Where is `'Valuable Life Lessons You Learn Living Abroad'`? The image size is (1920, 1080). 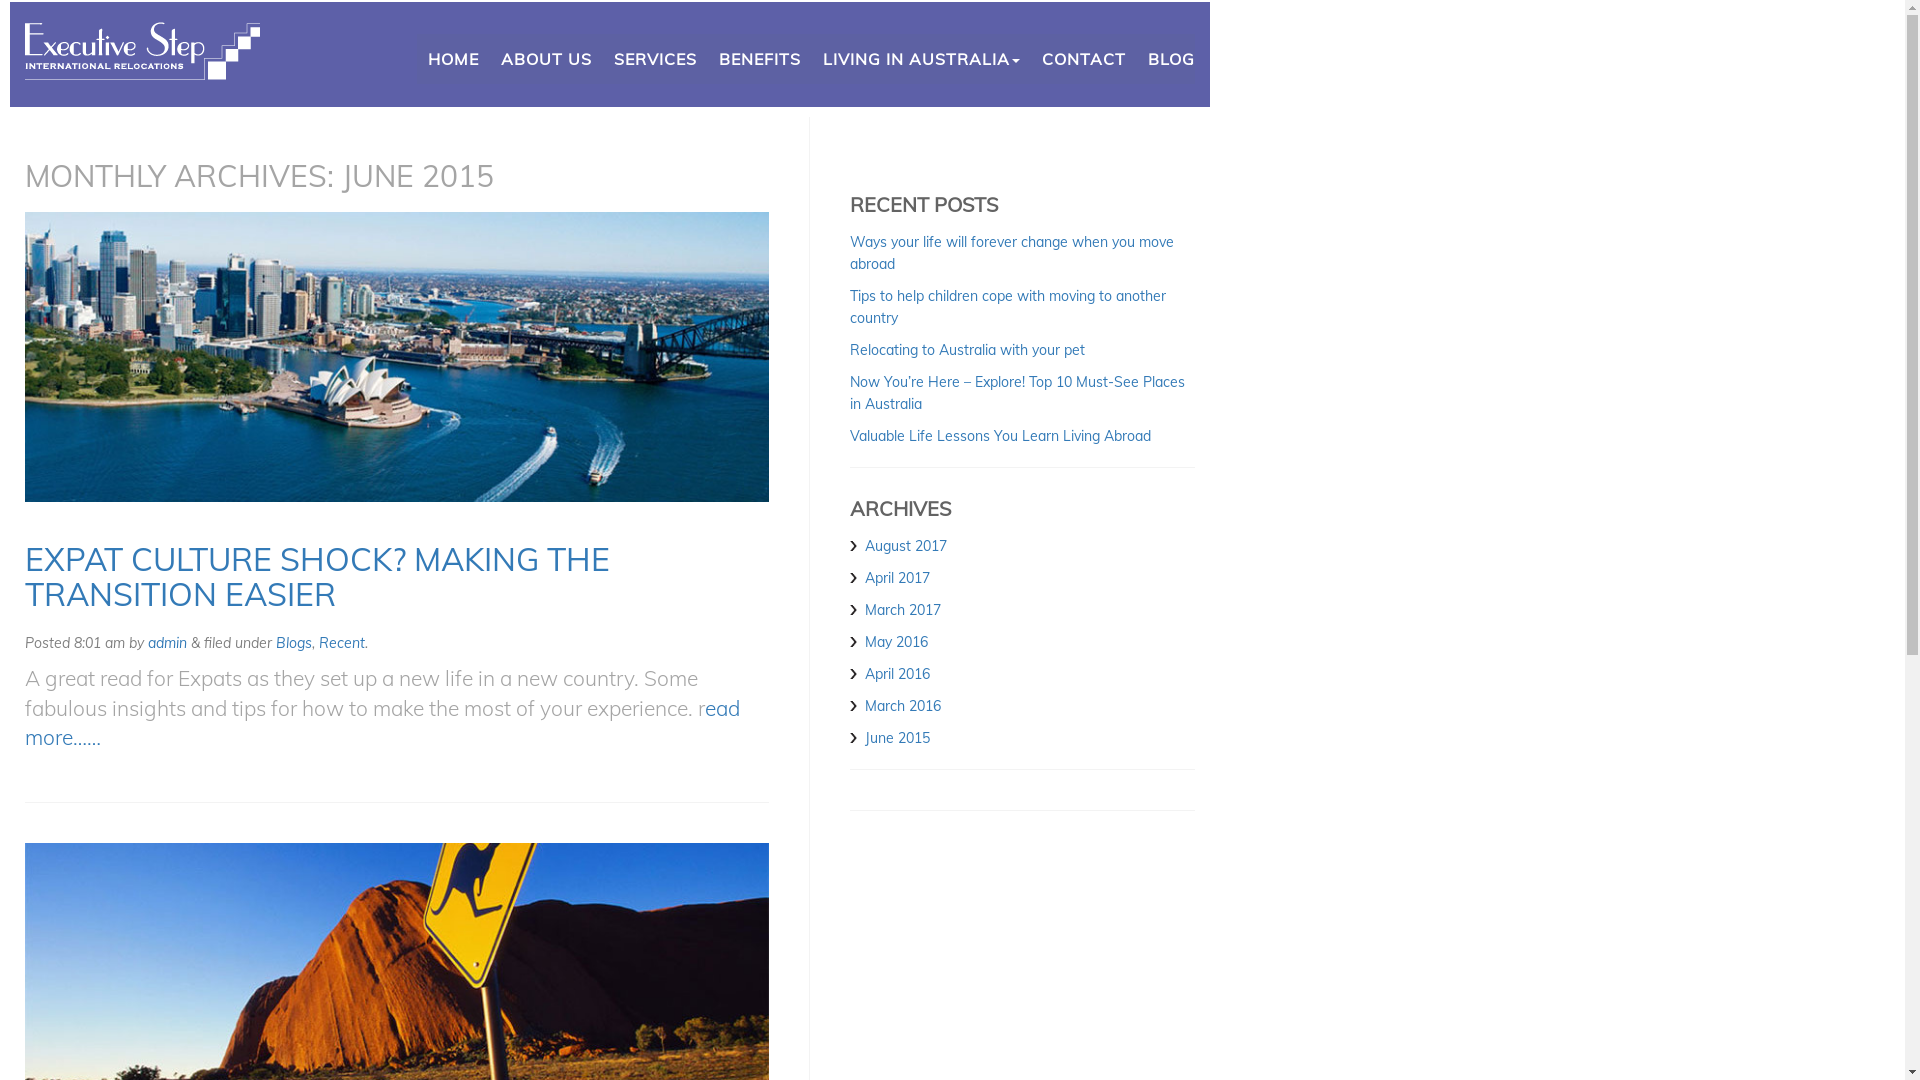 'Valuable Life Lessons You Learn Living Abroad' is located at coordinates (1000, 434).